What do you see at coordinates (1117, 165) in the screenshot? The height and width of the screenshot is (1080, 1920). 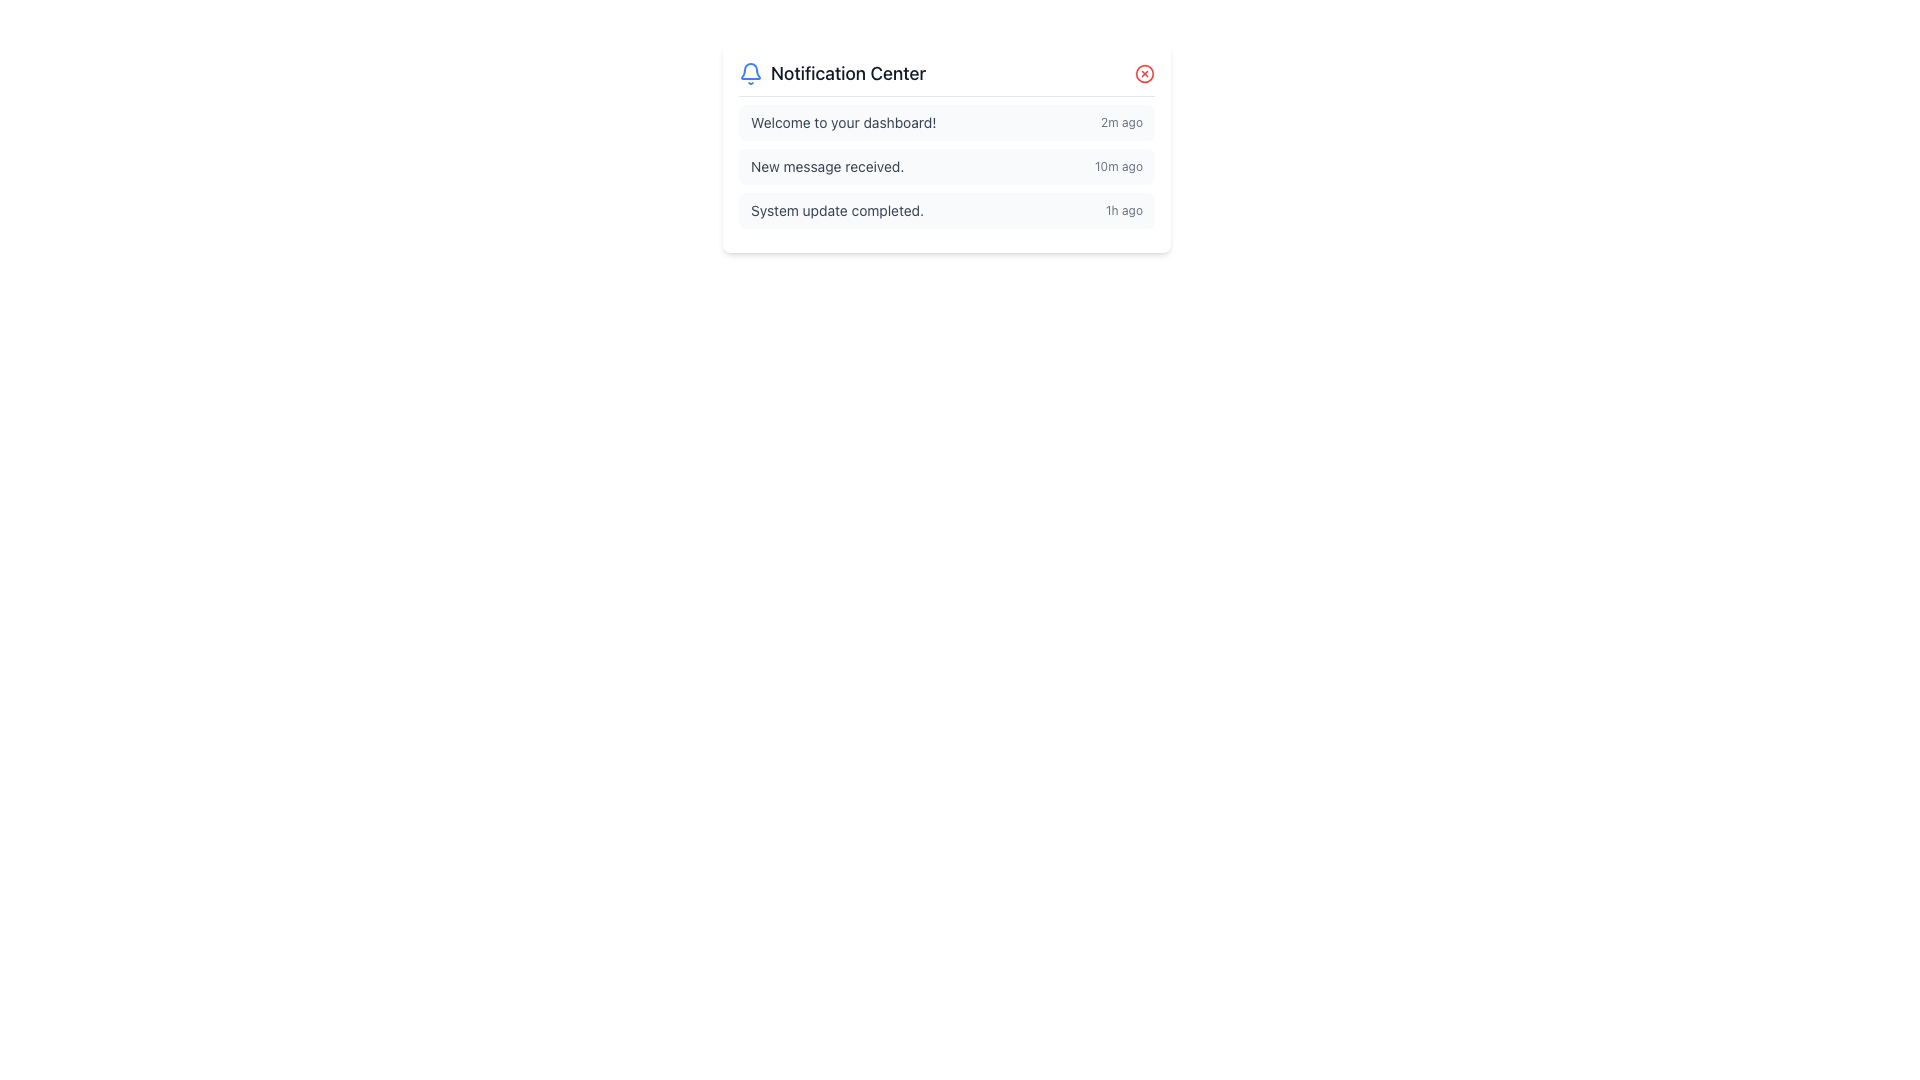 I see `the static text element that displays the timestamp of the notification 'New message received.' located at the end of the second notification message row in the Notification Center panel` at bounding box center [1117, 165].